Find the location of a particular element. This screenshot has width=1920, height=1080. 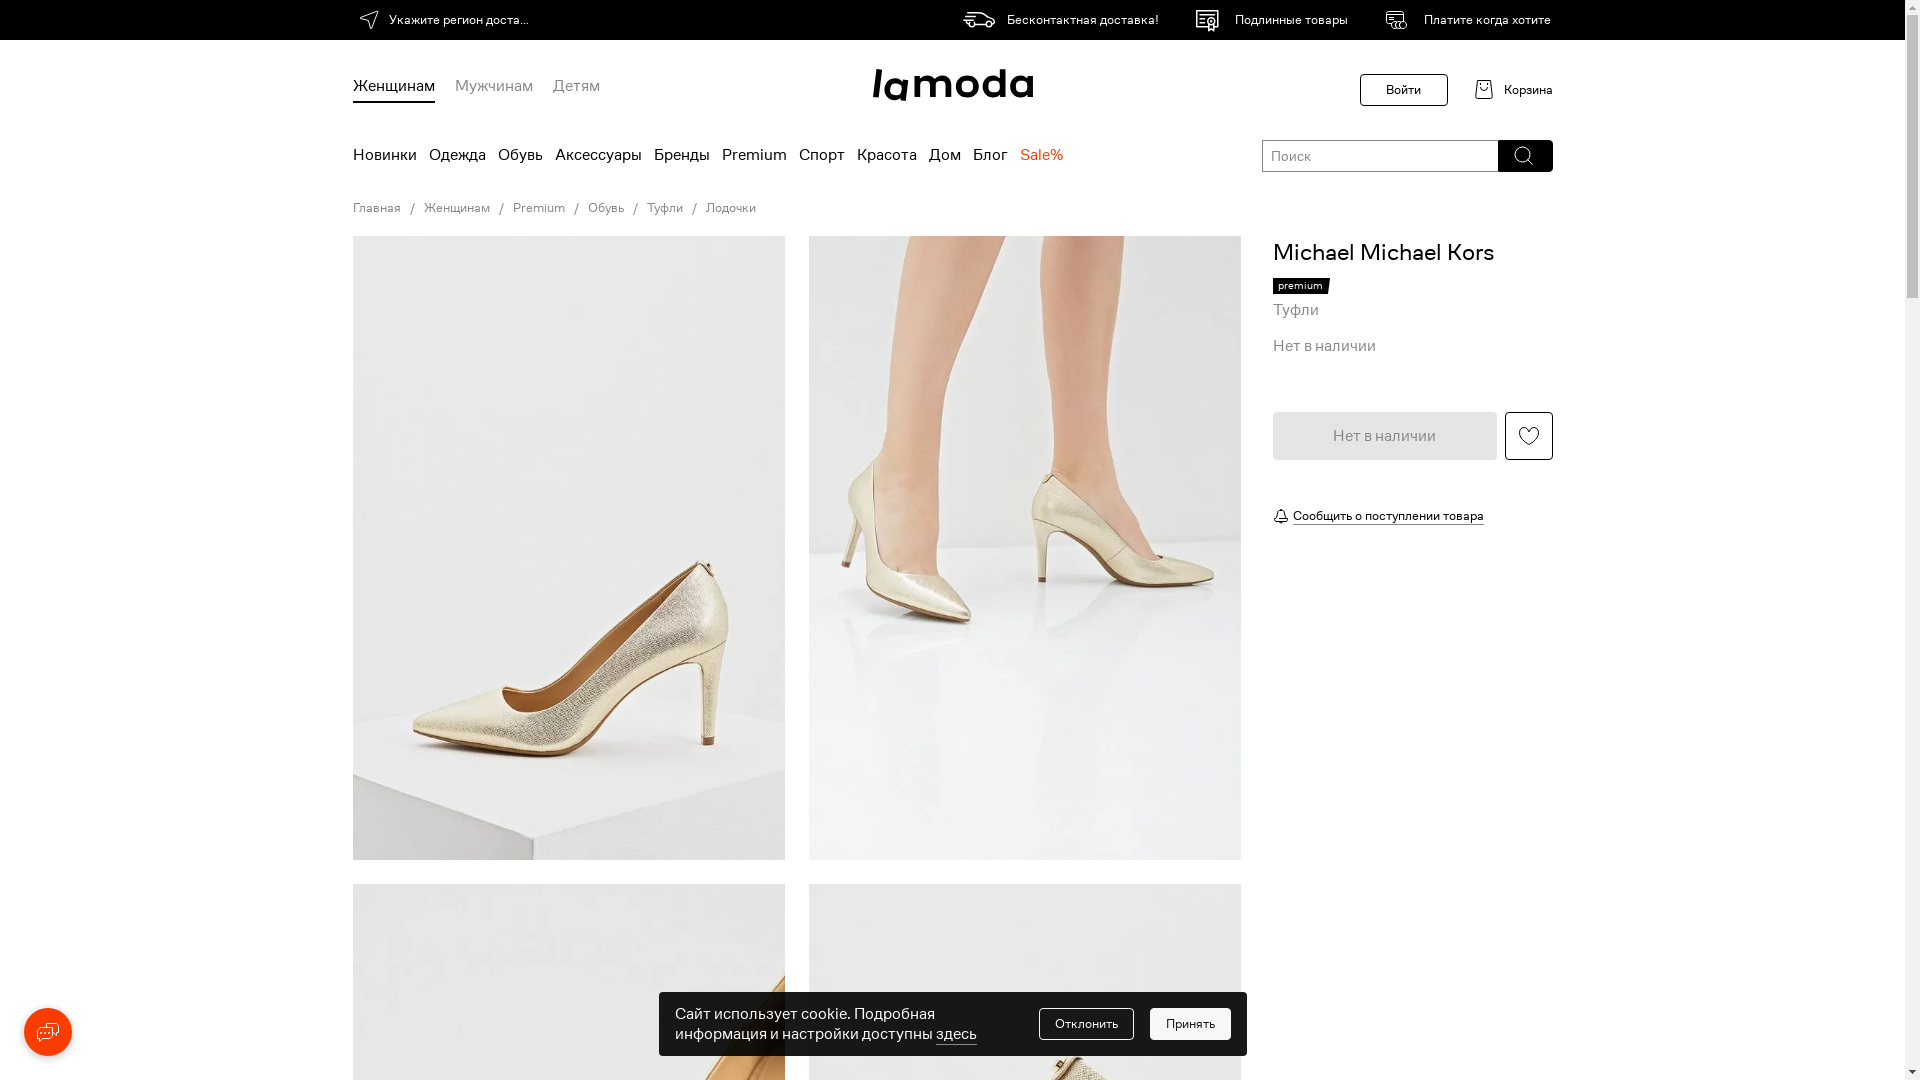

'Sale%' is located at coordinates (1040, 153).